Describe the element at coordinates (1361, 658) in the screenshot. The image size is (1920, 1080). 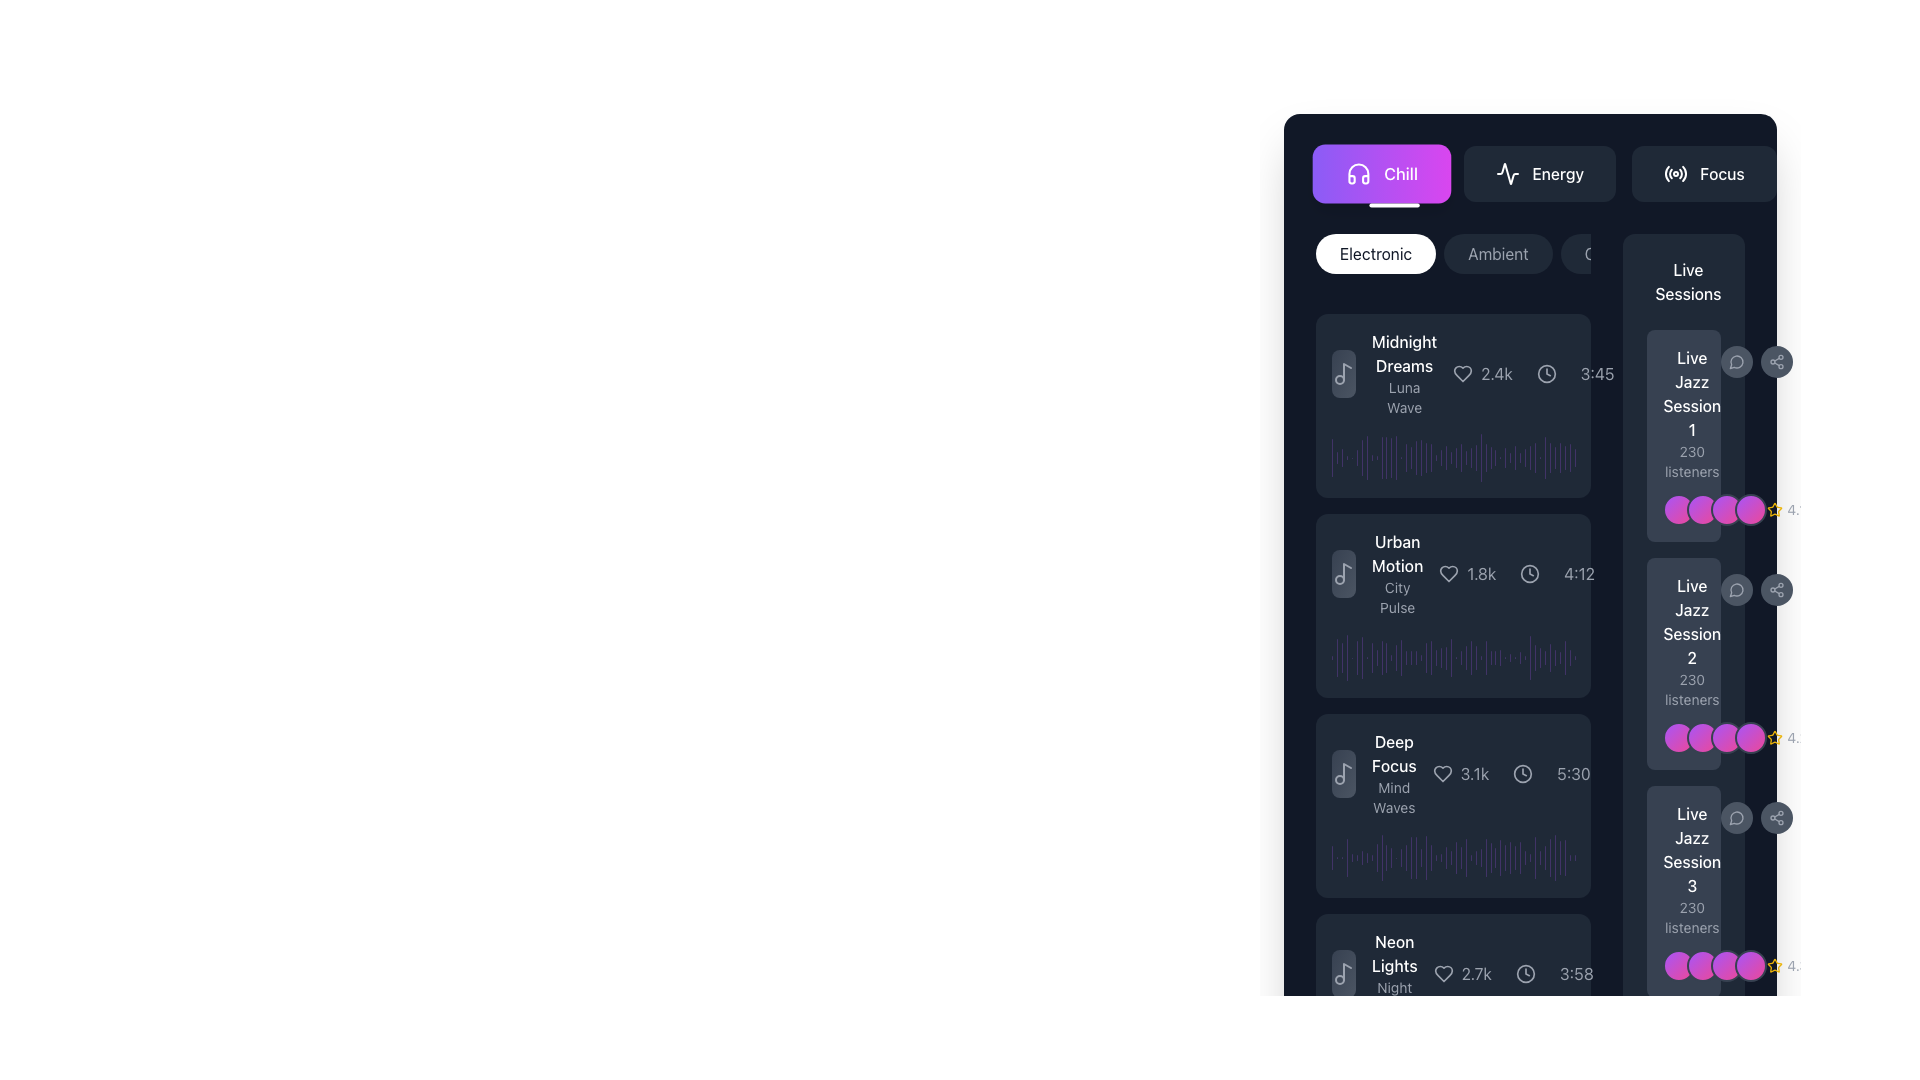
I see `the seventh vertical bar in the graphical distribution indicator set, located towards the center-right area of the interface` at that location.